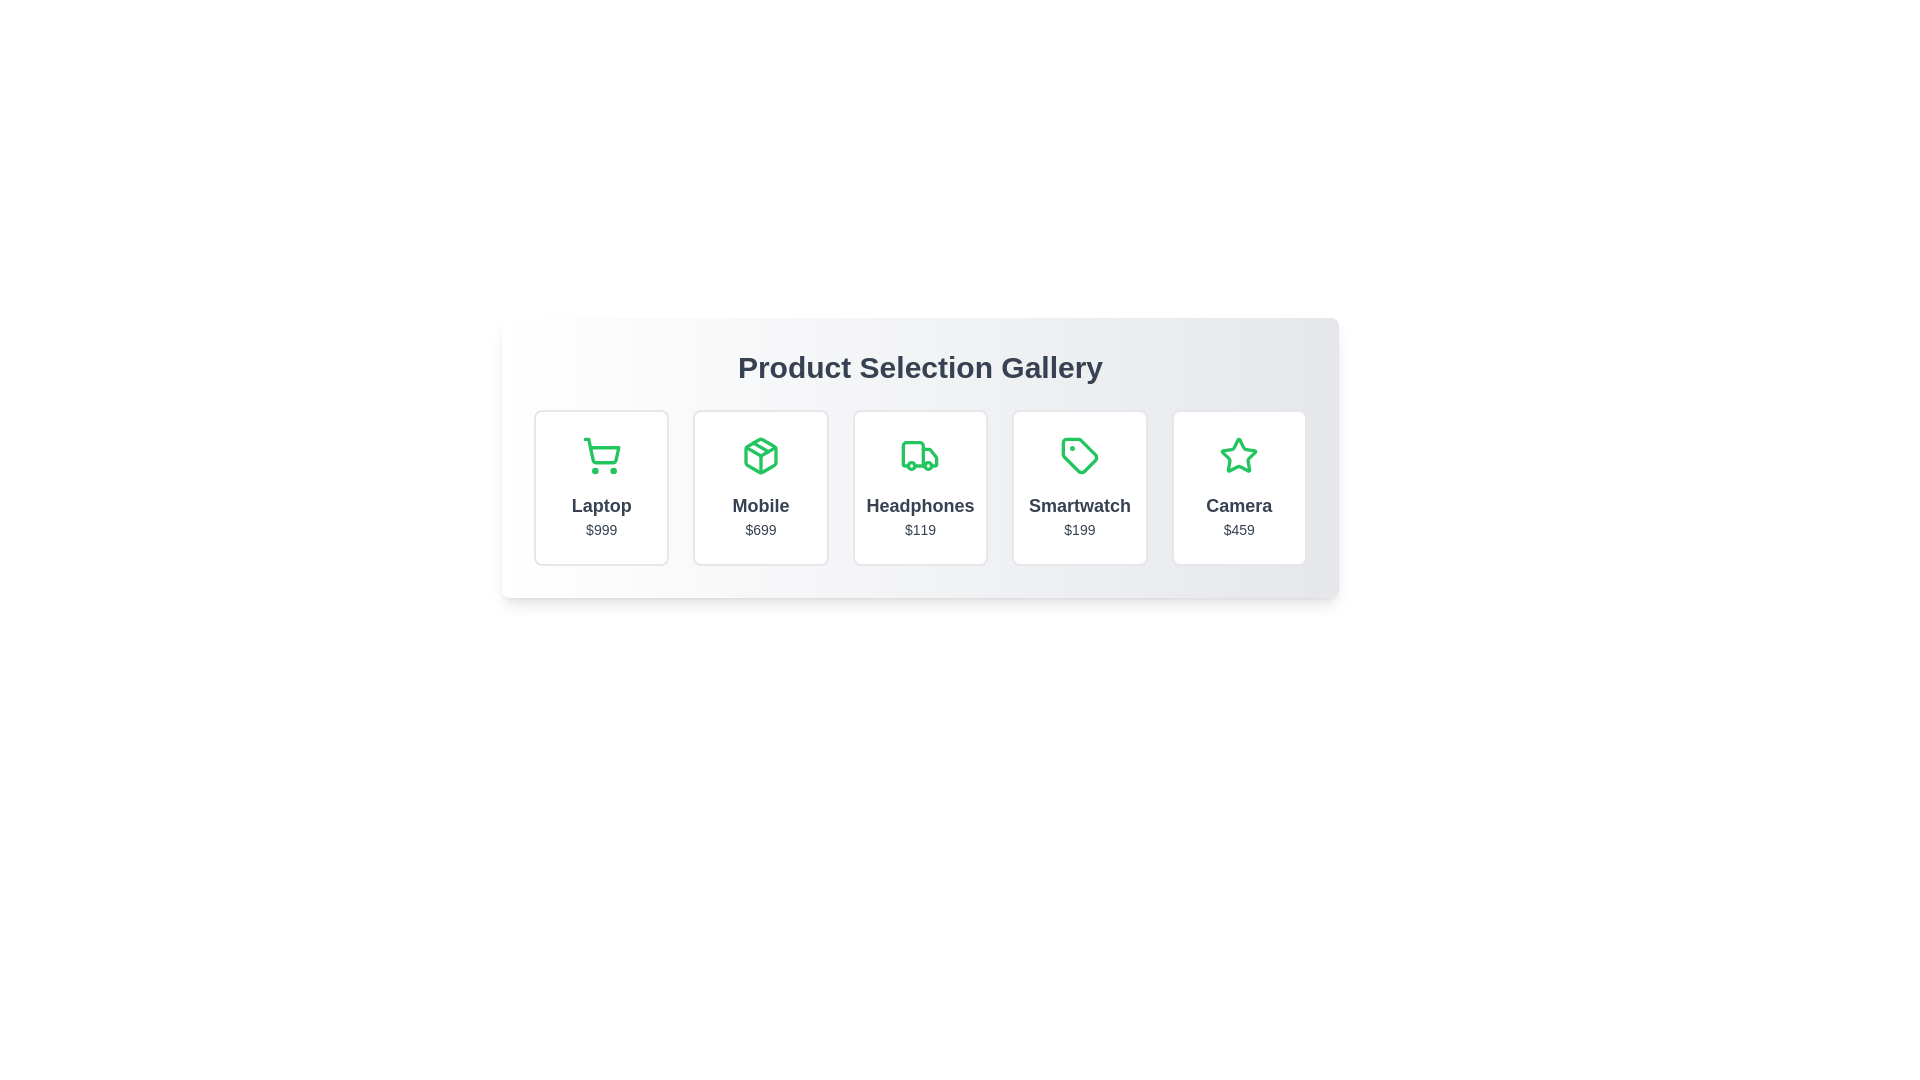 The width and height of the screenshot is (1920, 1080). Describe the element at coordinates (929, 457) in the screenshot. I see `the green truck icon located in the third card of the 'Product Selection Gallery', which is positioned above the 'Headphones' label` at that location.